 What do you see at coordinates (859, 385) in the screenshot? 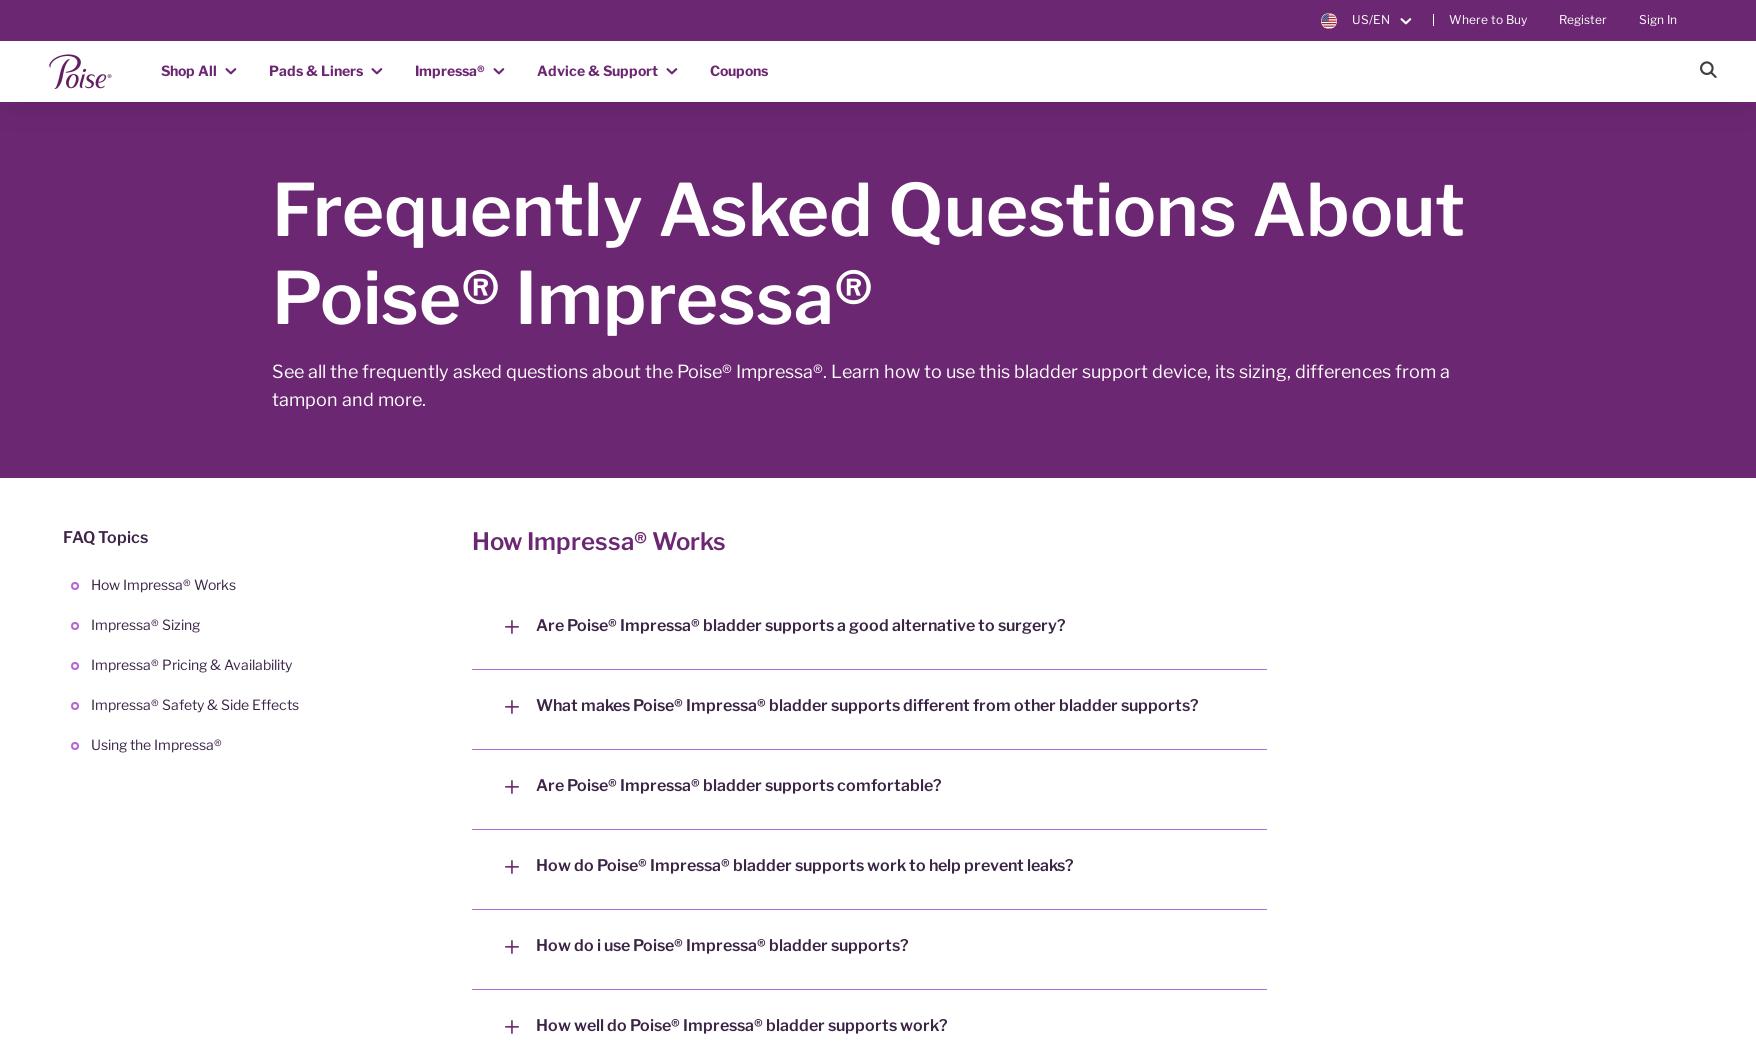
I see `'See all the frequently asked questions about the Poise® Impressa®. Learn how to use this bladder support device, its sizing, differences from a tampon and more.'` at bounding box center [859, 385].